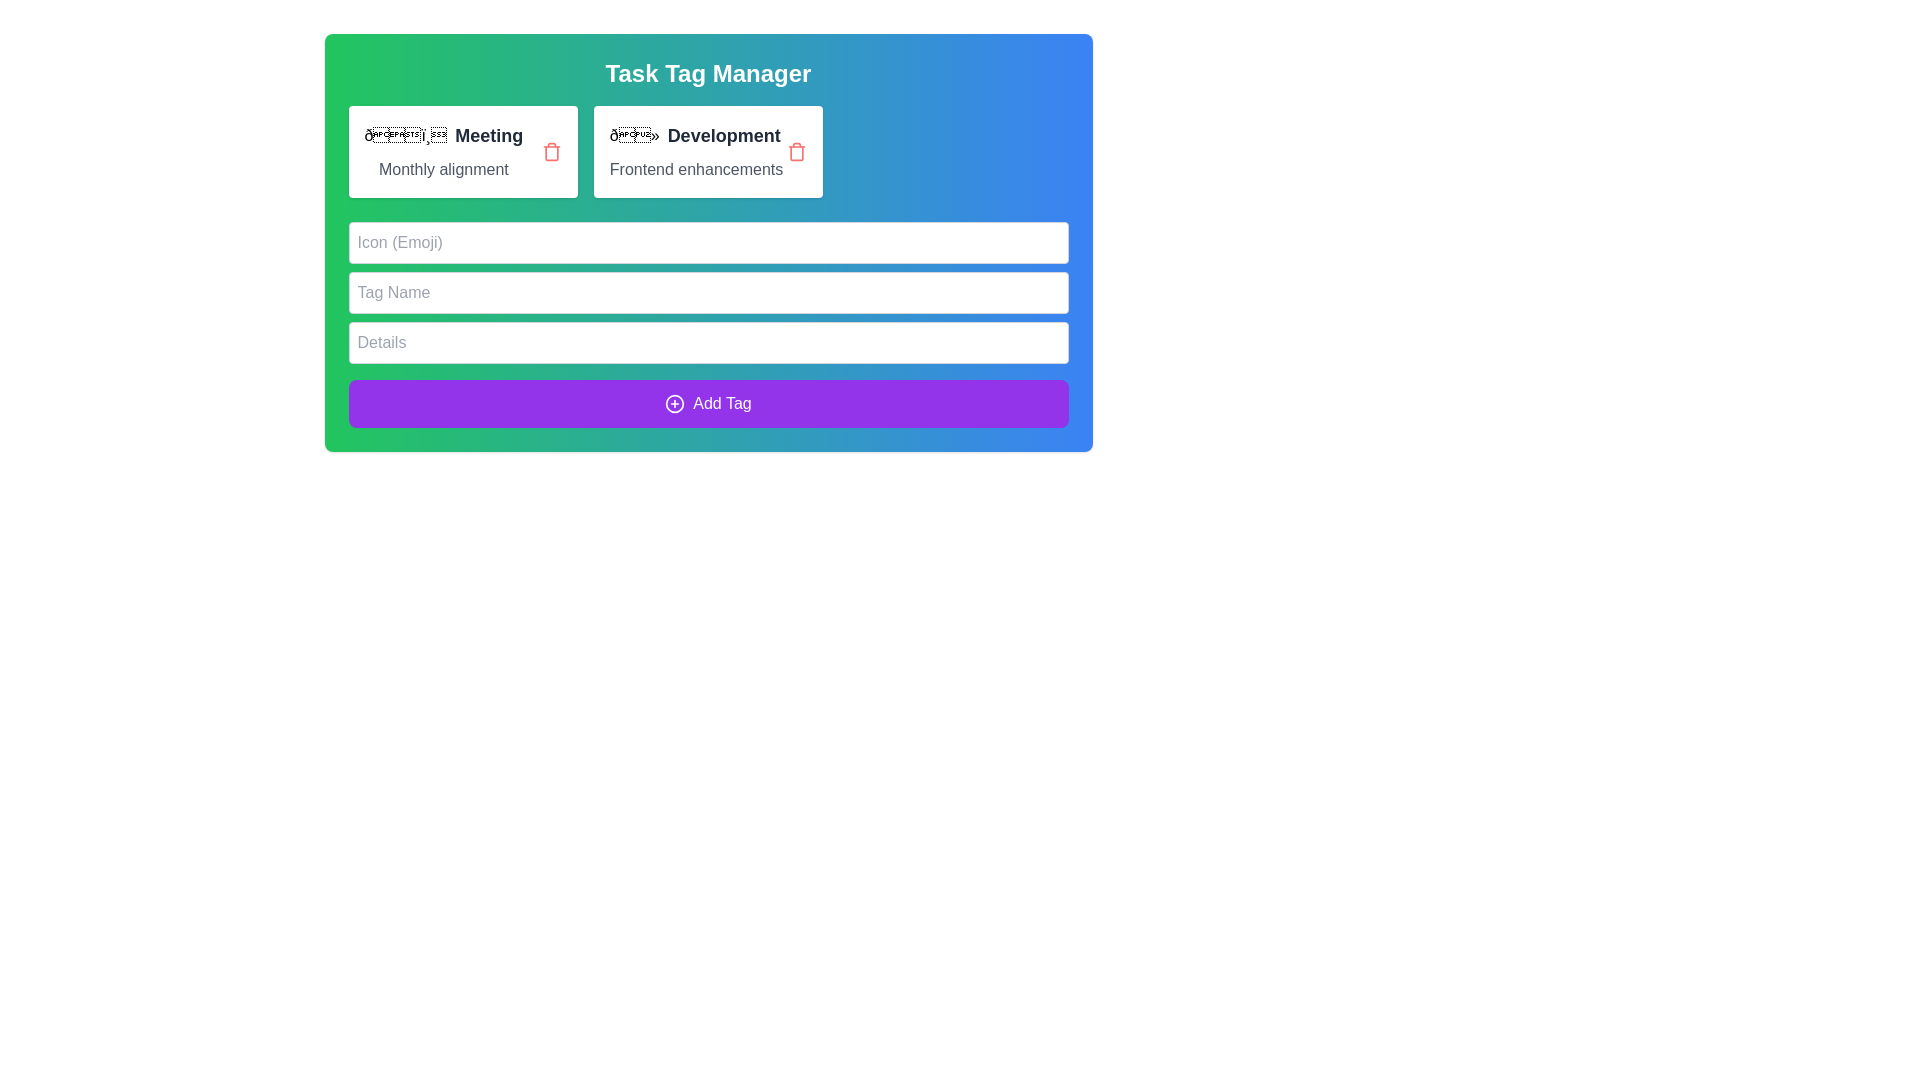  Describe the element at coordinates (442, 150) in the screenshot. I see `text of the Information display card labeled '📓 Meeting' which is the first card in a horizontal row near the top of the interface` at that location.